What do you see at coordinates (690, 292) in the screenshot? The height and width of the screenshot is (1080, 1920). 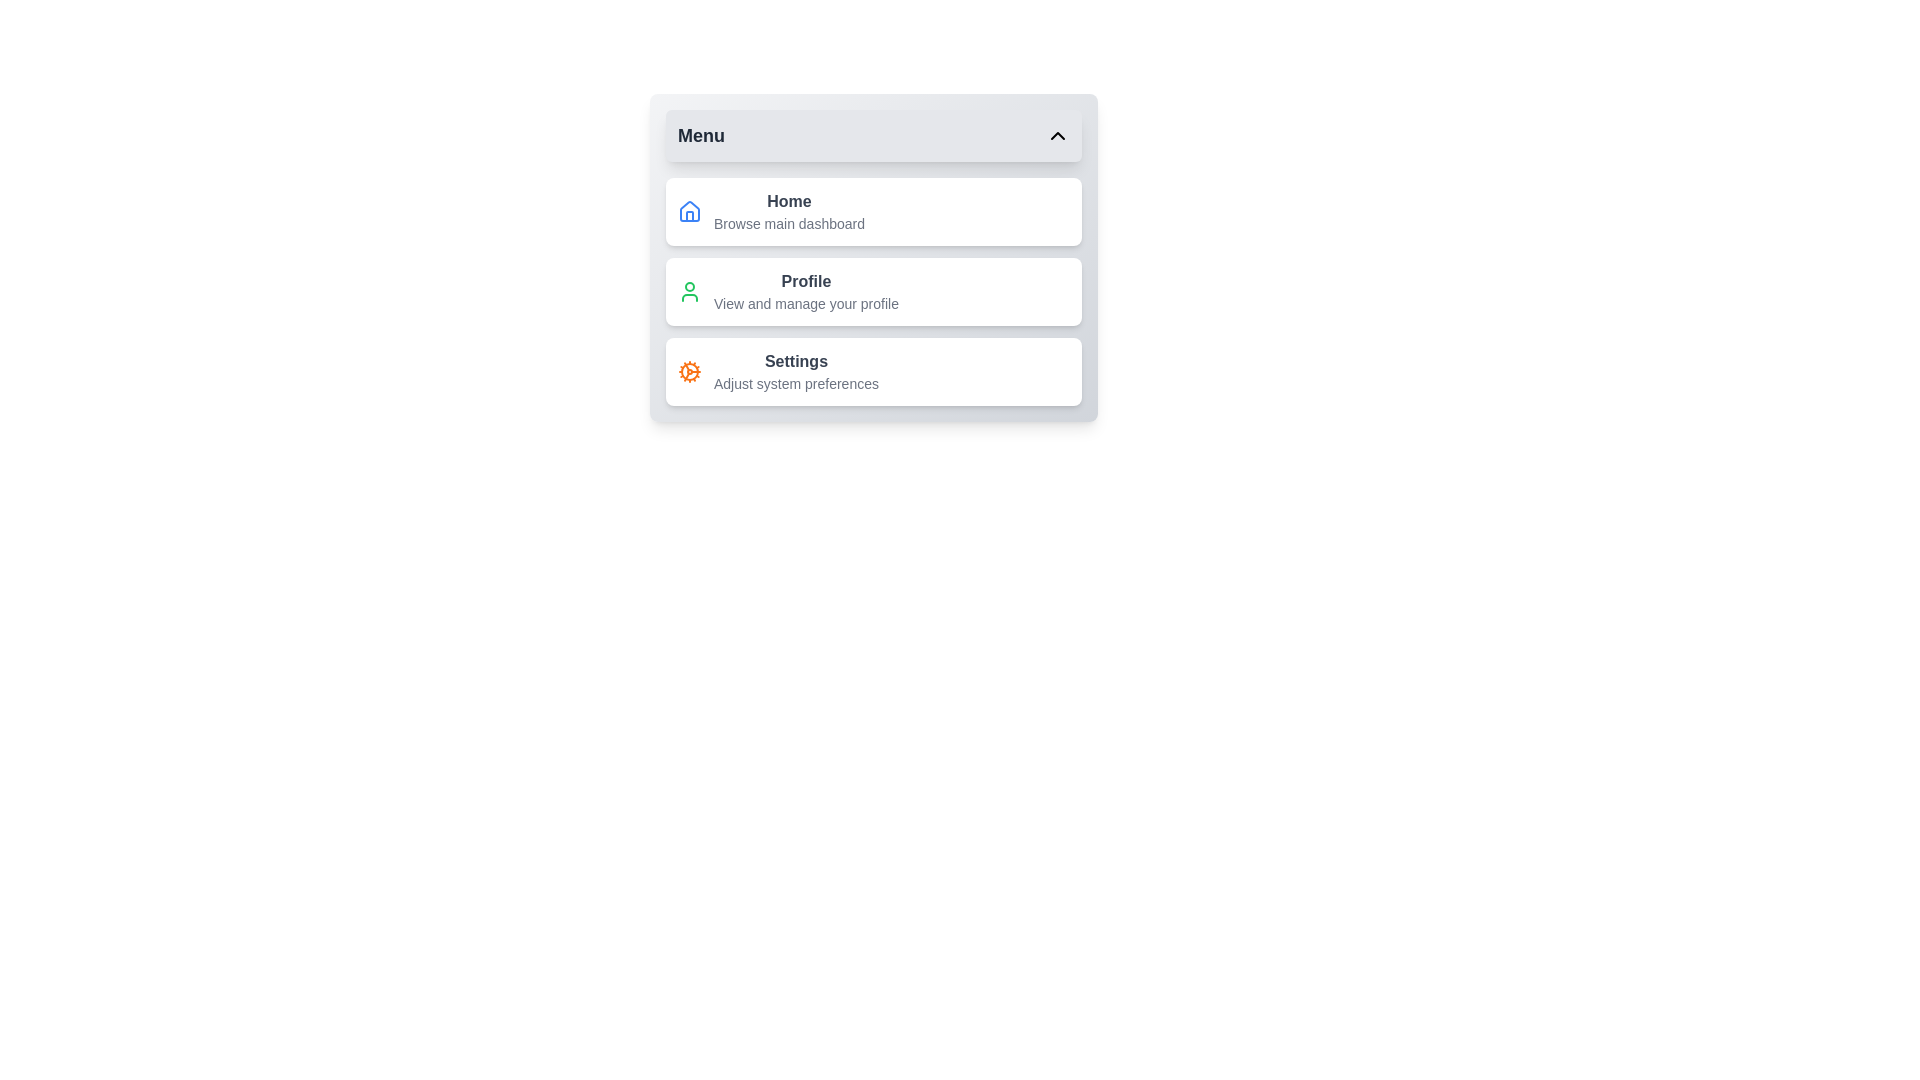 I see `the icon associated with the menu item Profile` at bounding box center [690, 292].